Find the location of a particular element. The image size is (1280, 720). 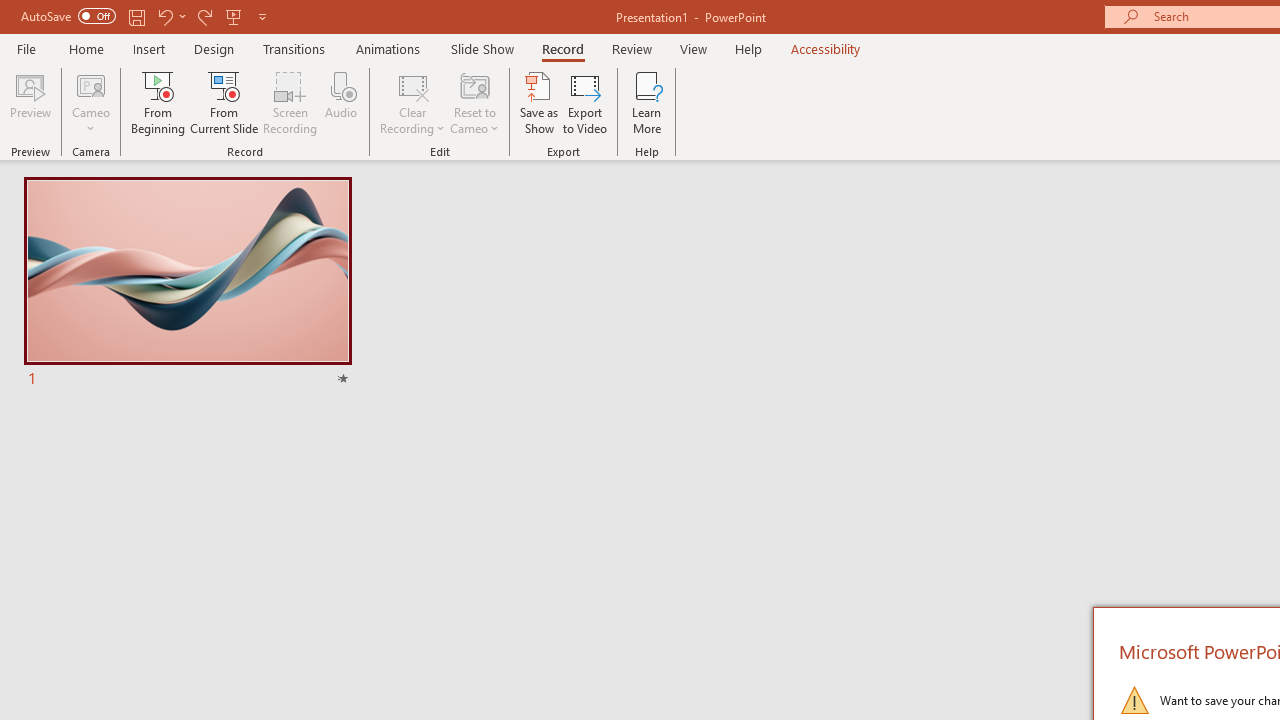

'Clear Recording' is located at coordinates (411, 103).